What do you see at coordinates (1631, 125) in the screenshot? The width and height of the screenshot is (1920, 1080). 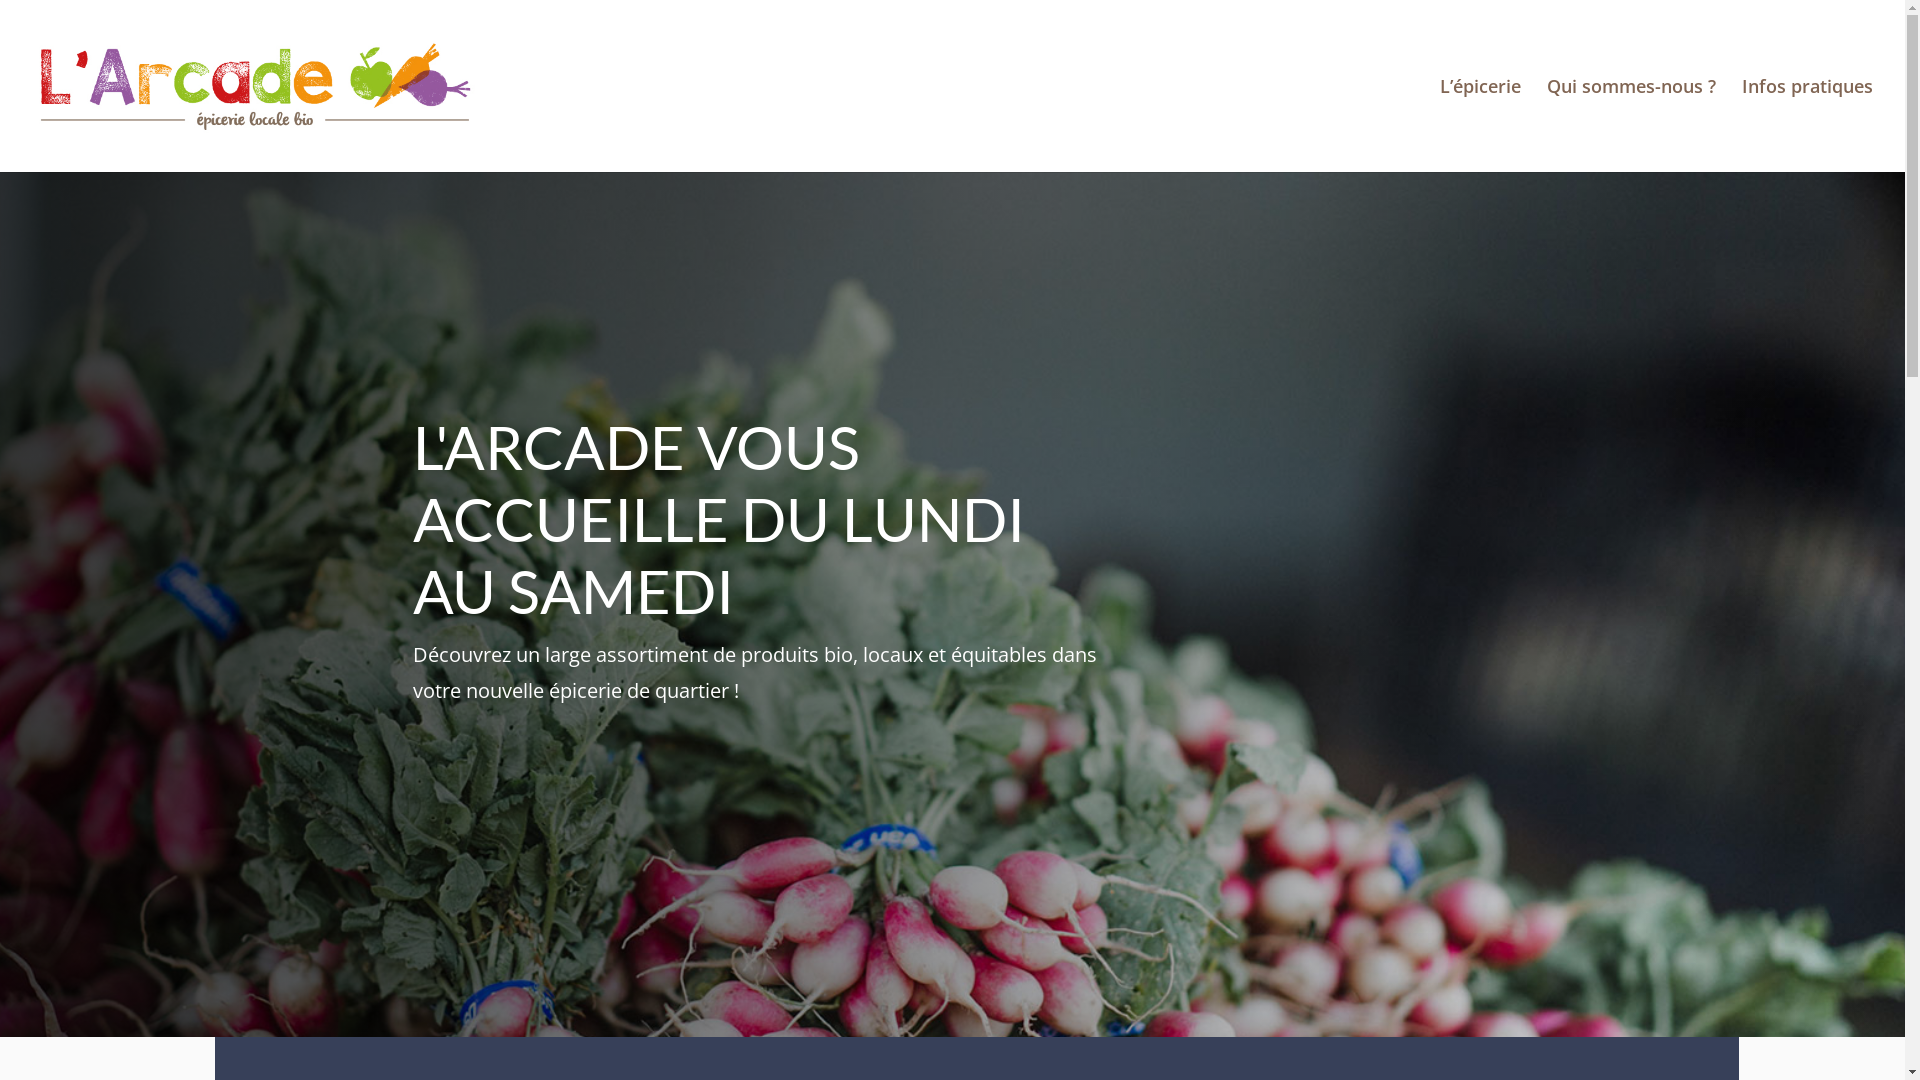 I see `'Qui sommes-nous ?'` at bounding box center [1631, 125].